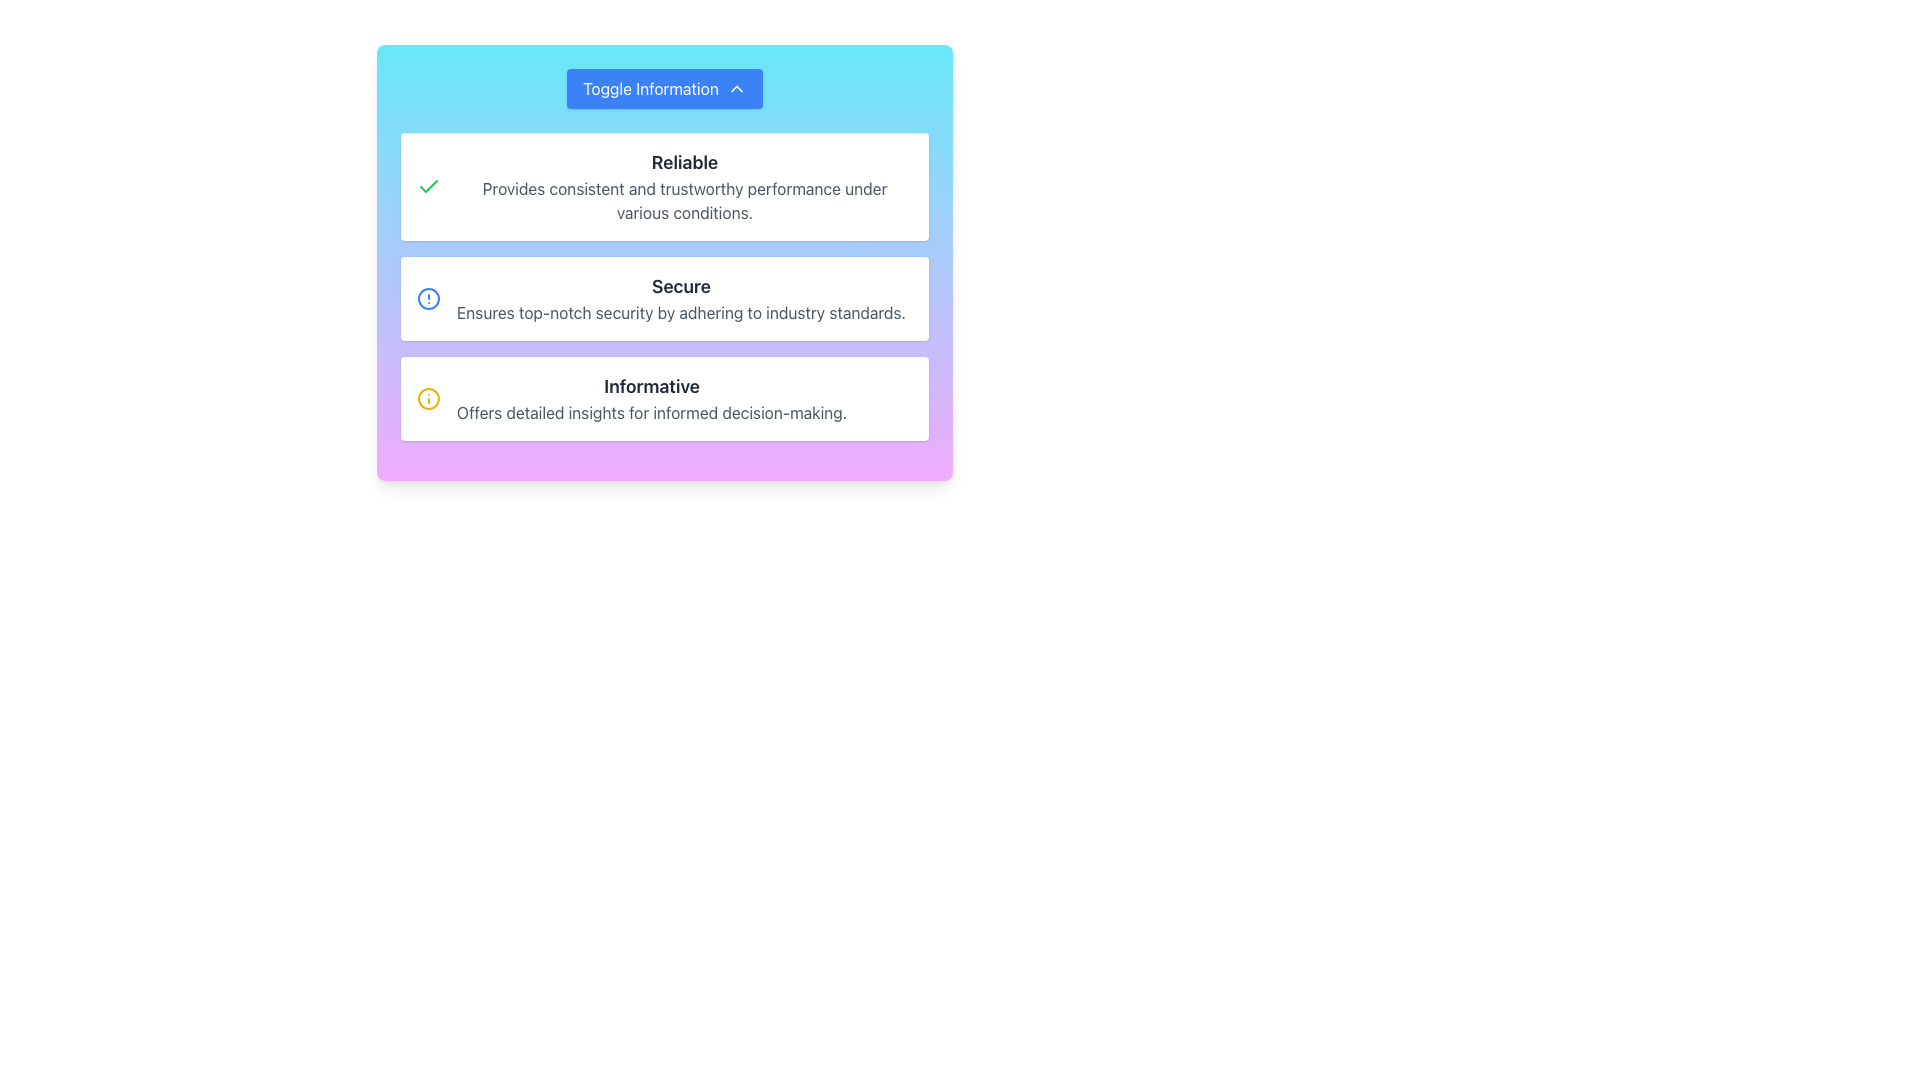  Describe the element at coordinates (735, 87) in the screenshot. I see `the small upward-pointing chevron icon outlined in white, located on the right edge of the blue button labeled 'Toggle Information'` at that location.